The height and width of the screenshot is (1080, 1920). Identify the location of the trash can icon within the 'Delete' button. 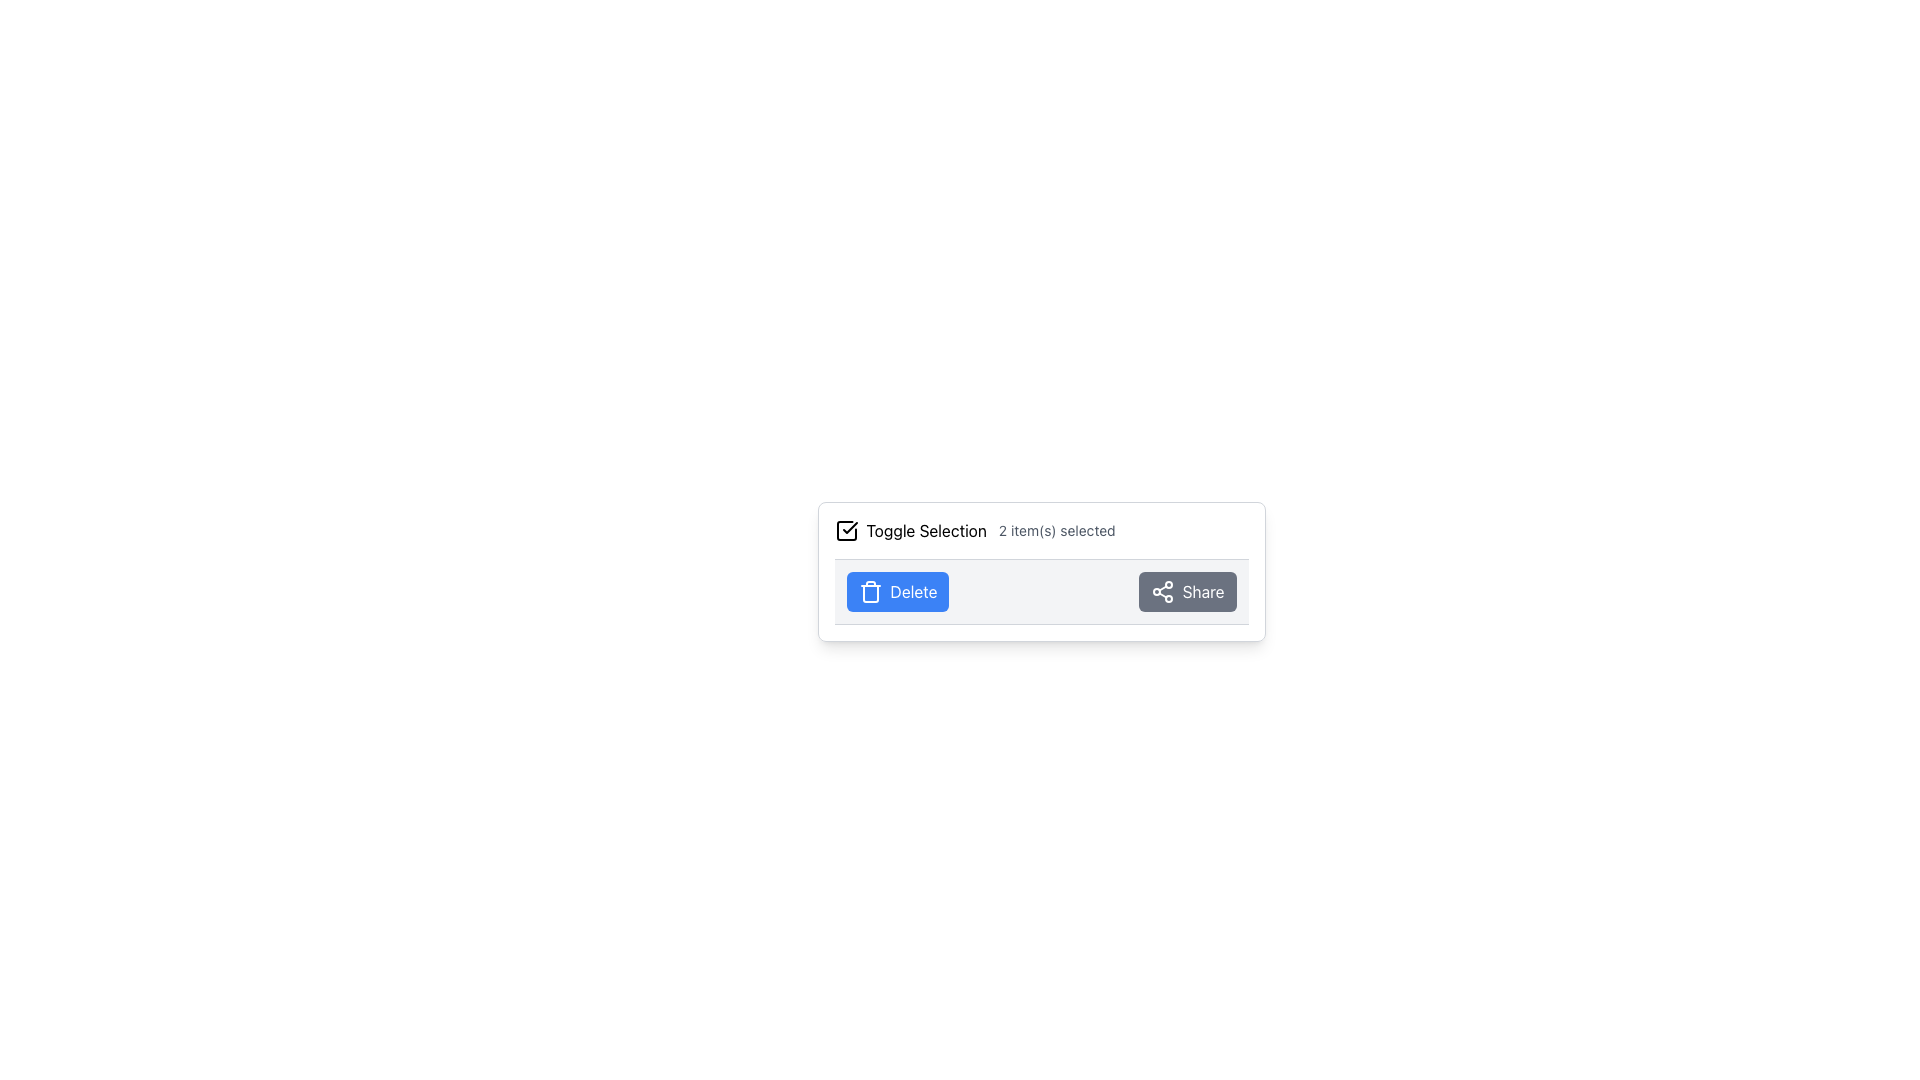
(870, 590).